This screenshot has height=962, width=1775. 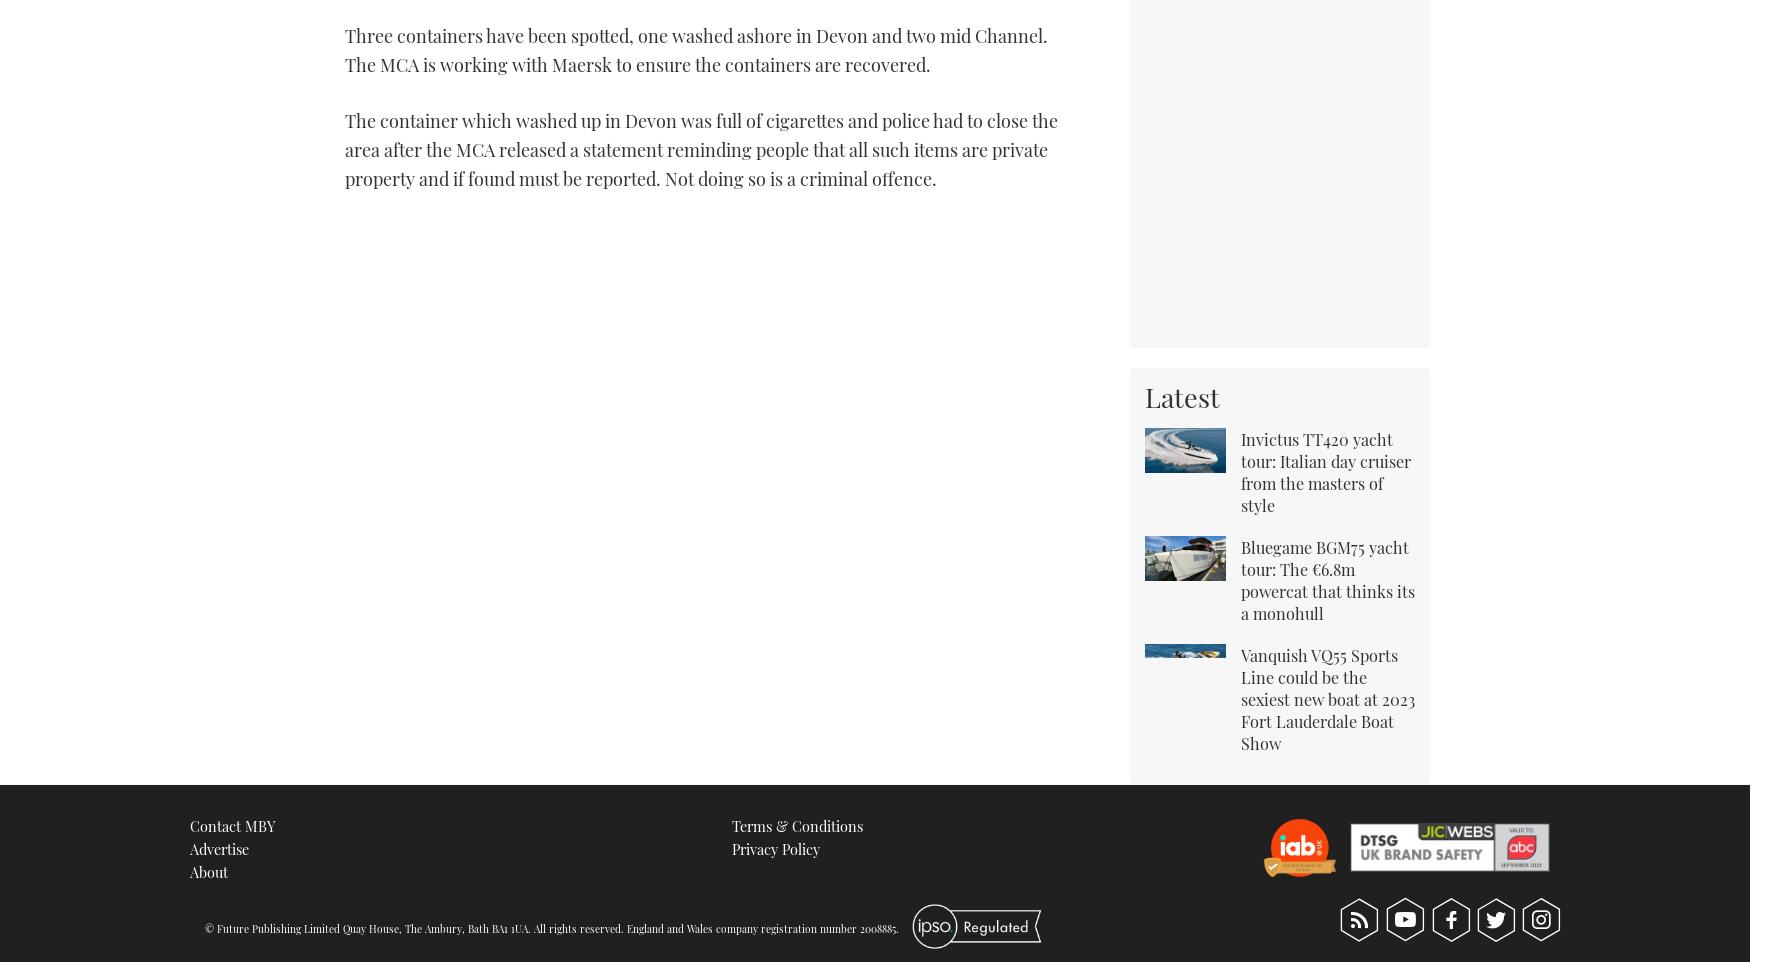 What do you see at coordinates (218, 848) in the screenshot?
I see `'Advertise'` at bounding box center [218, 848].